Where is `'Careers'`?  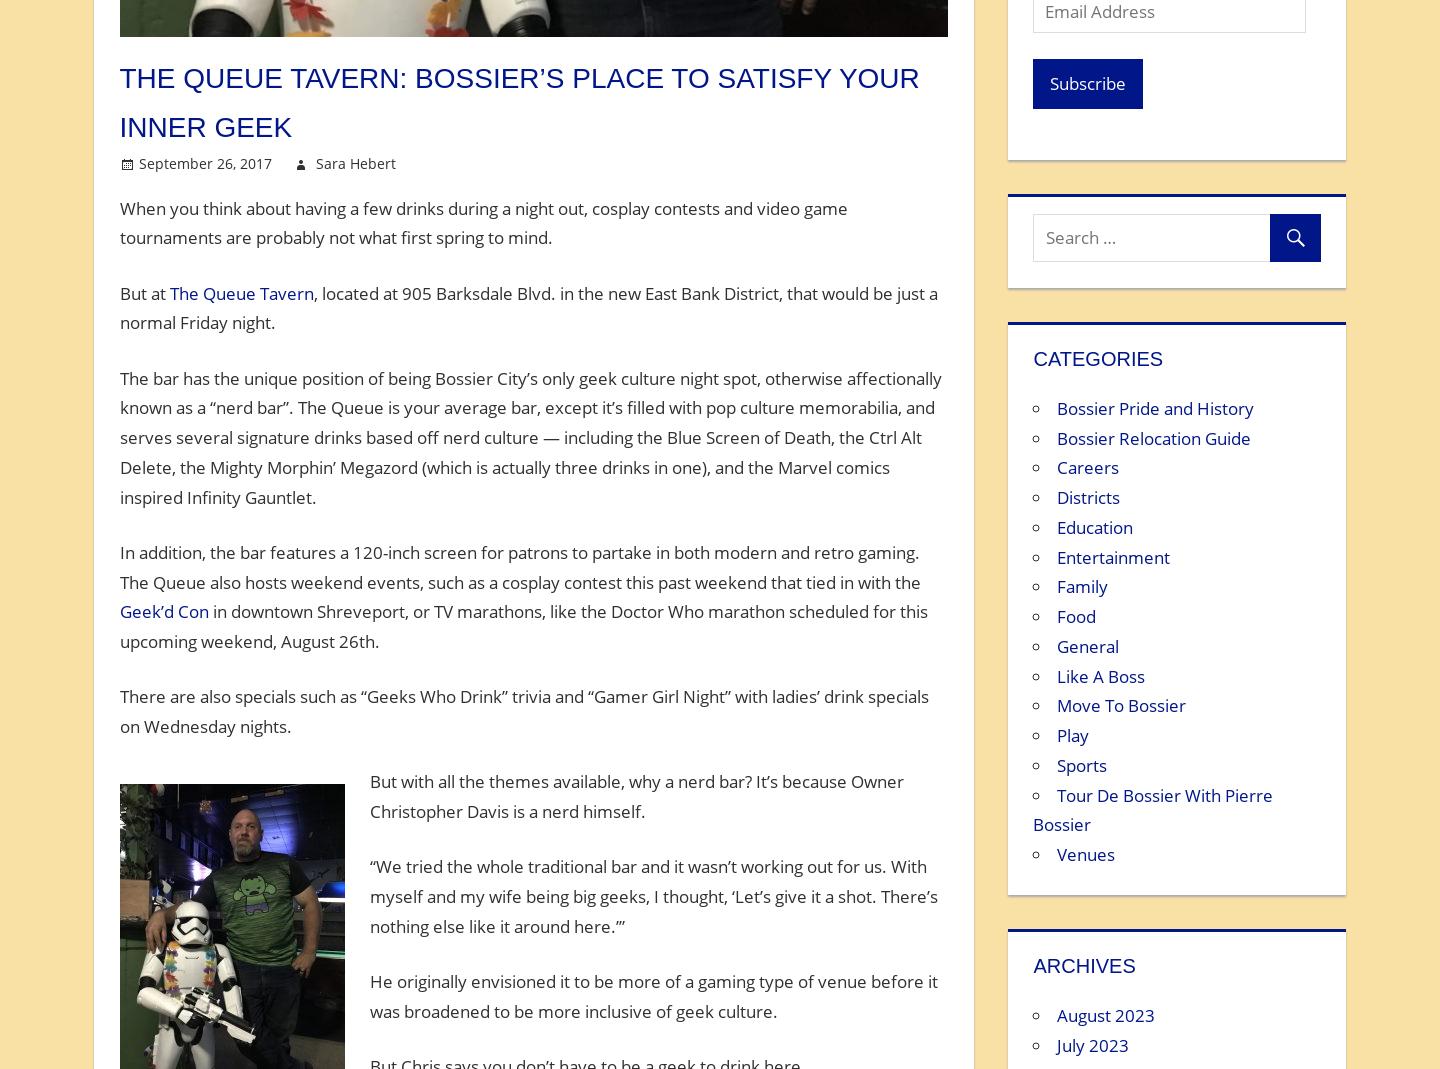 'Careers' is located at coordinates (1087, 466).